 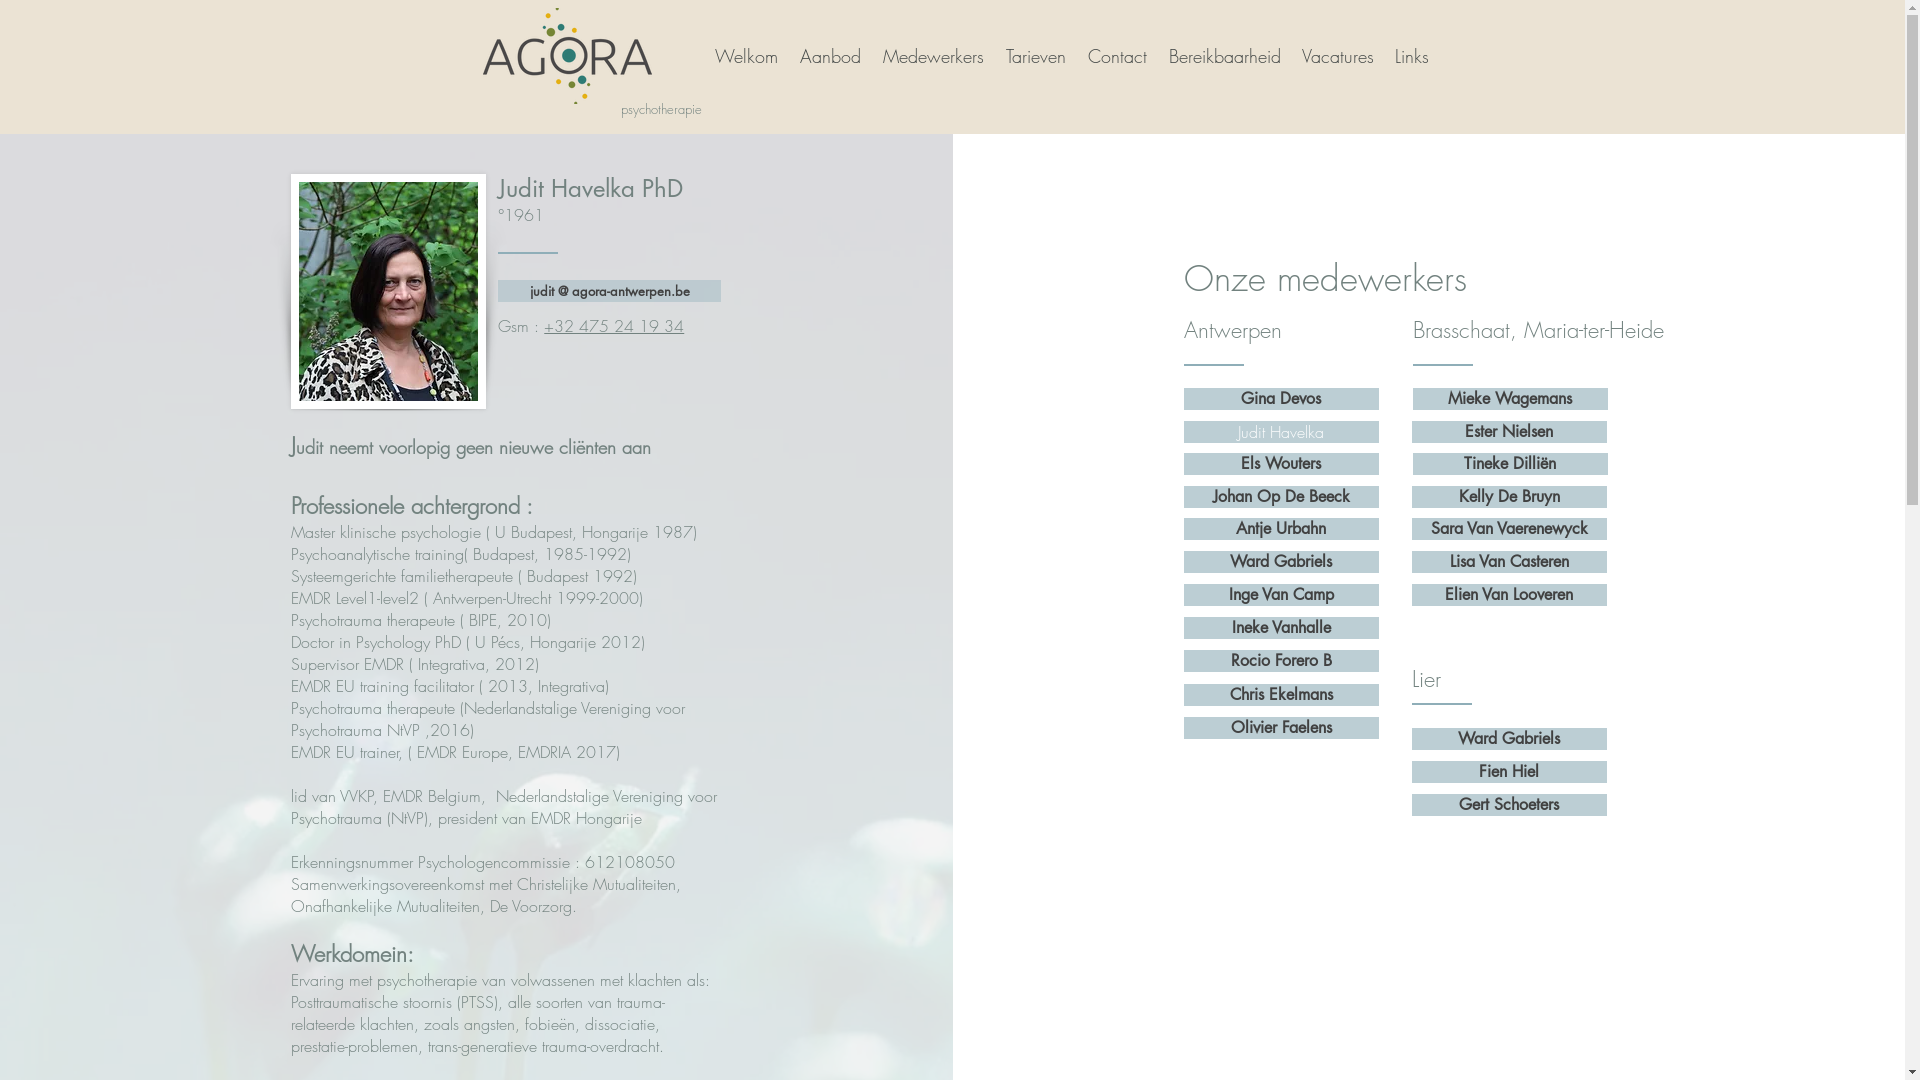 What do you see at coordinates (1184, 496) in the screenshot?
I see `'Johan Op De Beeck'` at bounding box center [1184, 496].